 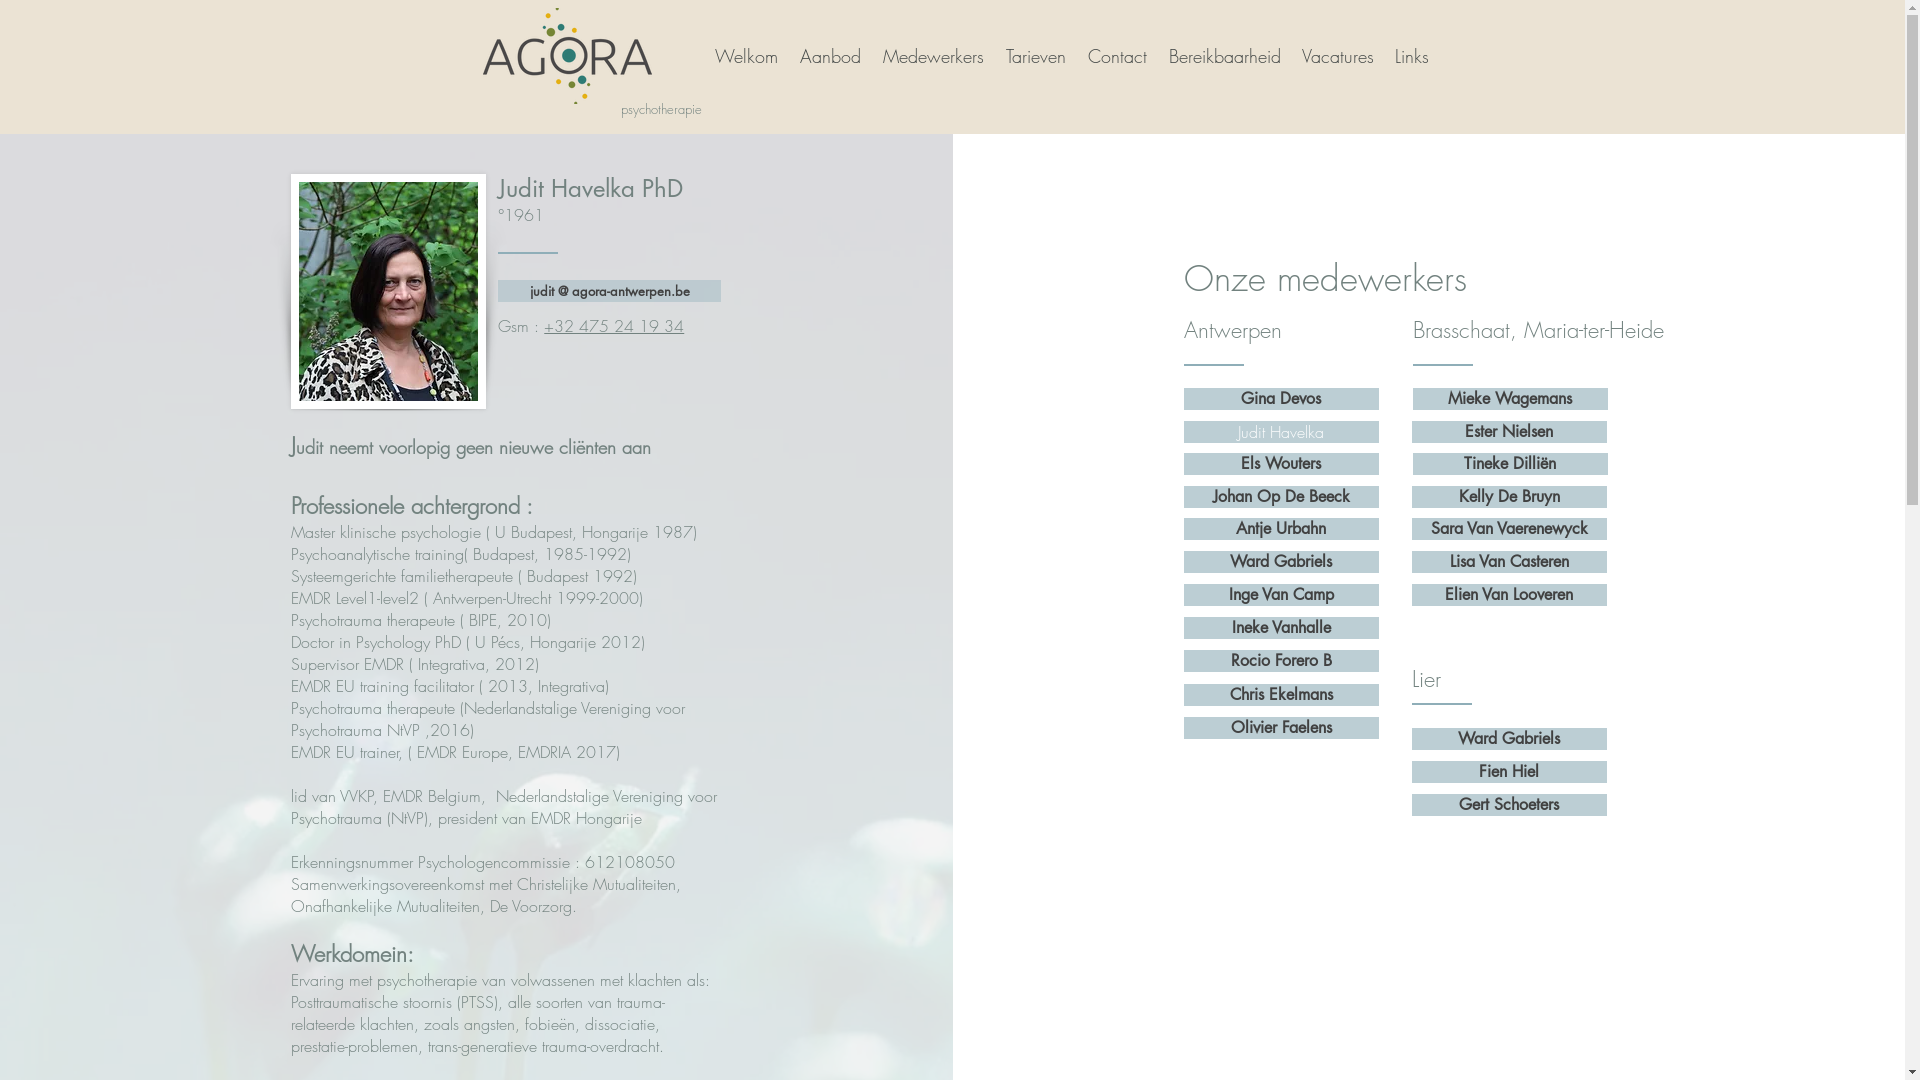 What do you see at coordinates (1184, 496) in the screenshot?
I see `'Johan Op De Beeck'` at bounding box center [1184, 496].